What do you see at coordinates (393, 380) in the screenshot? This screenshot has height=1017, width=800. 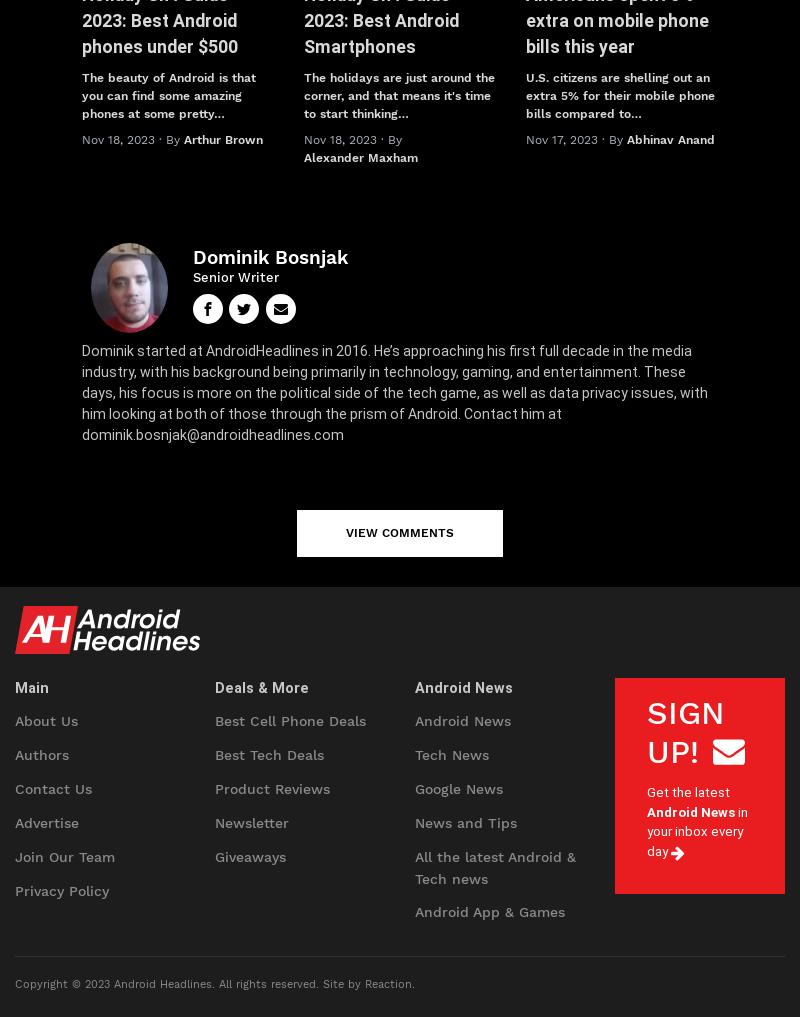 I see `'Dominik started at AndroidHeadlines in 2016. He’s approaching his first full decade in the media industry, with his background being primarily in technology, gaming, and entertainment. These days, his focus is more on the political side of the tech game, as well as data privacy issues, with him looking at both of those through the prism of Android. Contact him at'` at bounding box center [393, 380].